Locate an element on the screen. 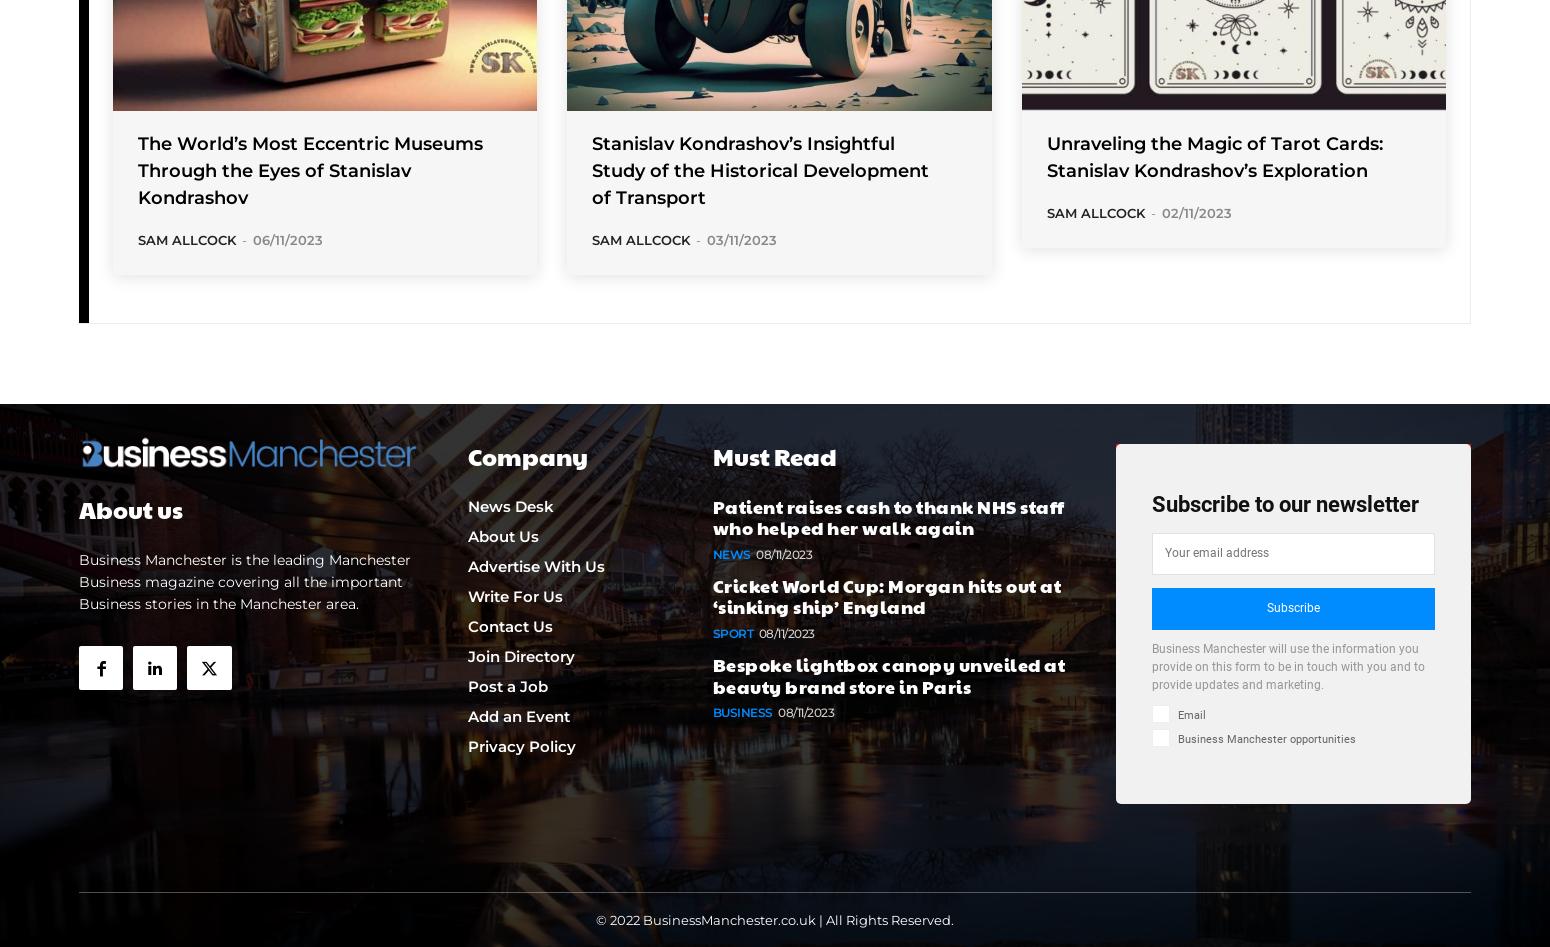 This screenshot has width=1550, height=947. 'News' is located at coordinates (712, 552).